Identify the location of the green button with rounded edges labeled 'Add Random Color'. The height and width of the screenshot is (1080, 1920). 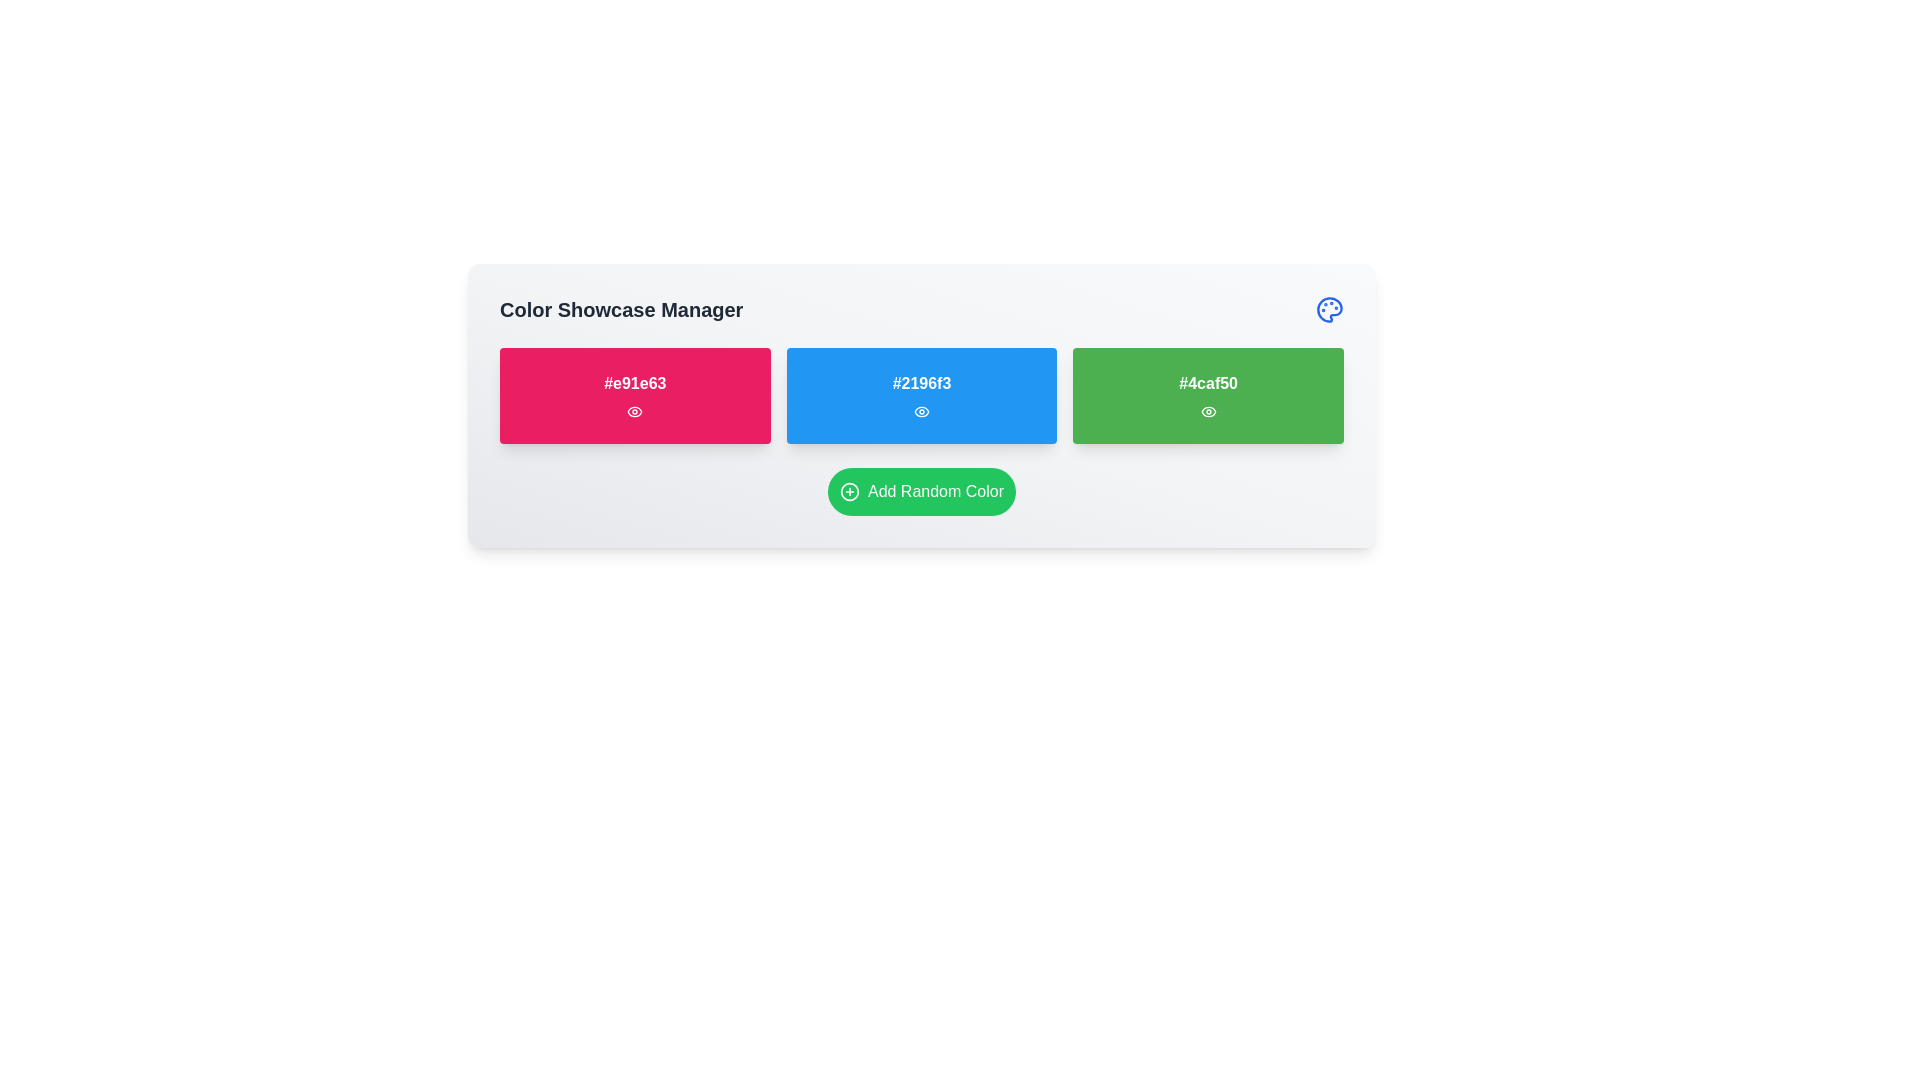
(920, 492).